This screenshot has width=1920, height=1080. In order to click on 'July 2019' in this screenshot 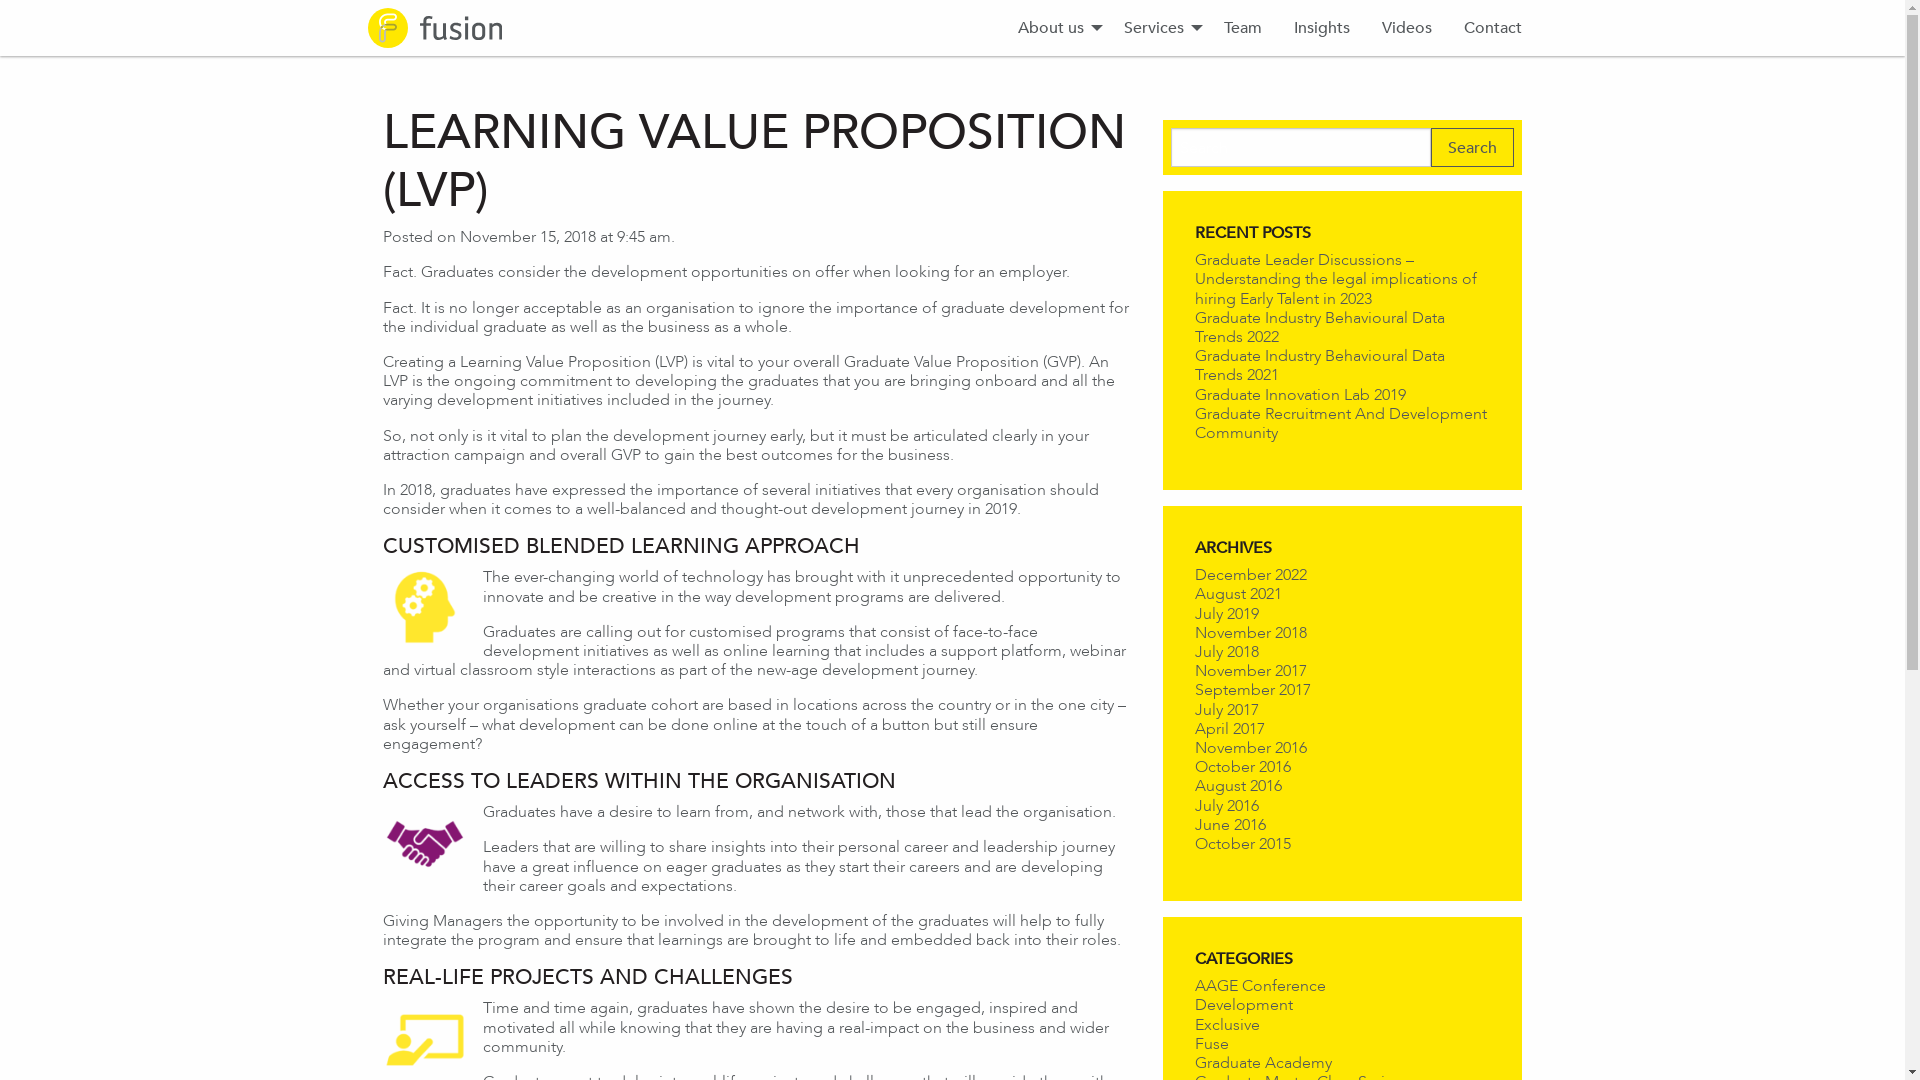, I will do `click(1224, 612)`.